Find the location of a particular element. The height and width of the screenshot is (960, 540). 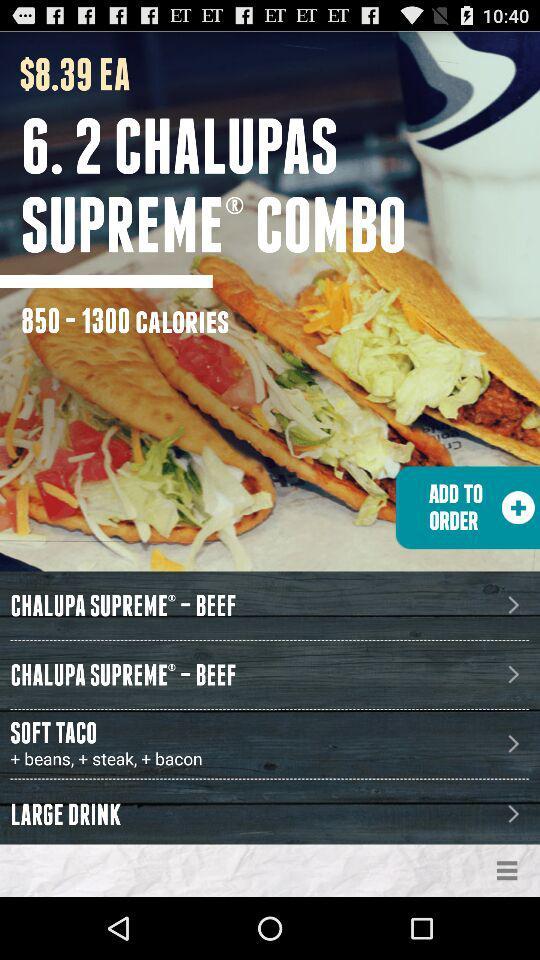

$8.39 ea item is located at coordinates (65, 74).